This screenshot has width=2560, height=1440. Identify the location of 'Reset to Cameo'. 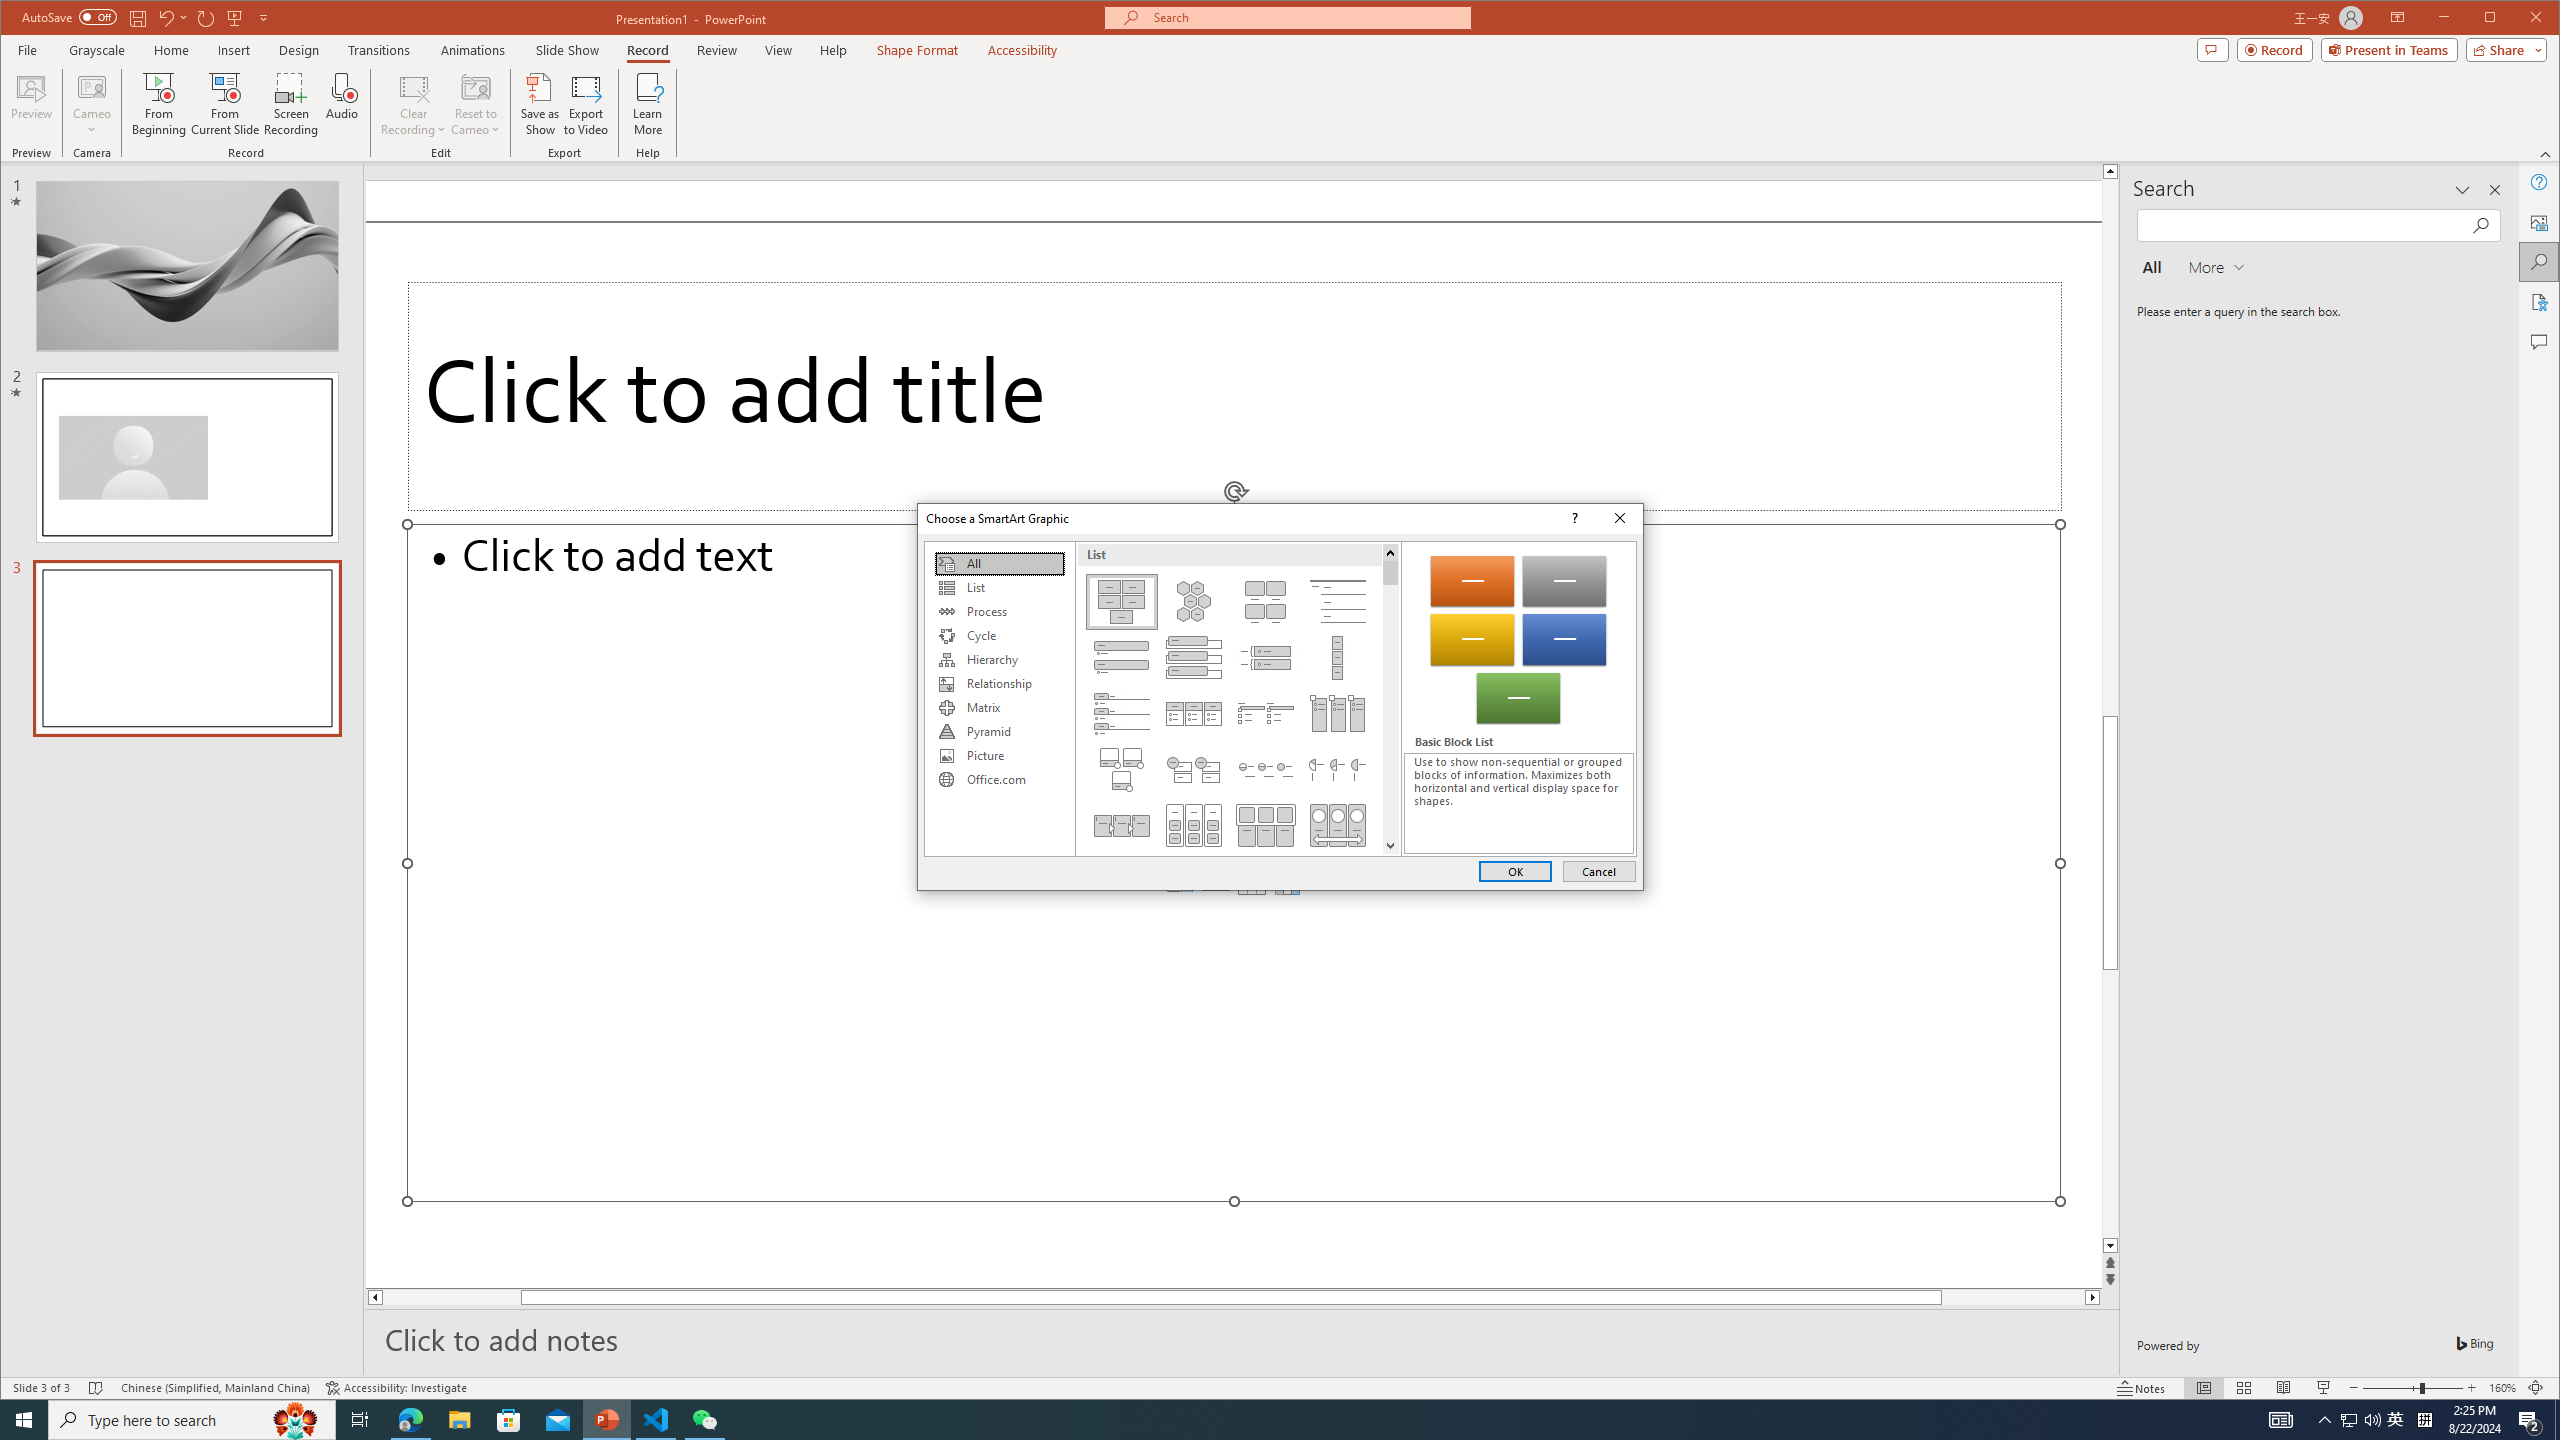
(473, 103).